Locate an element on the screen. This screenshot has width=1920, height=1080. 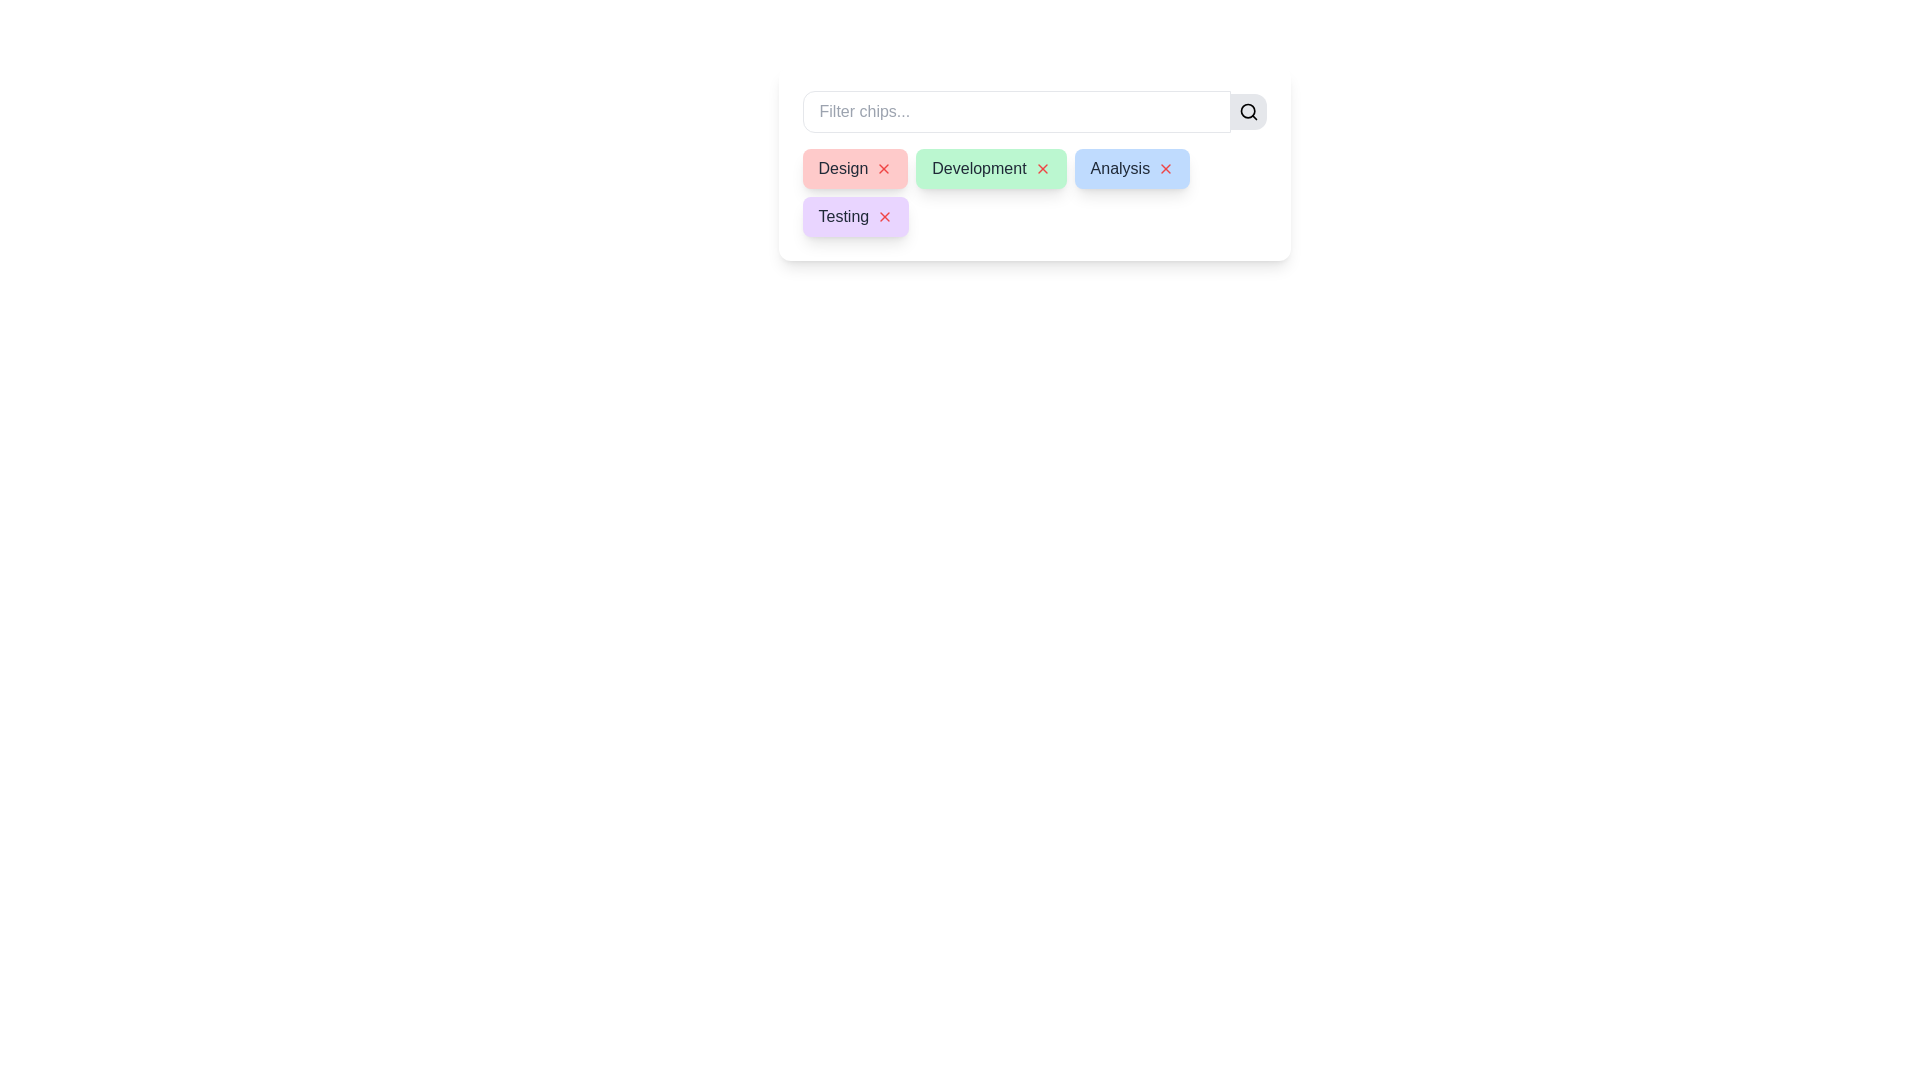
the chip labeled Analysis by clicking its close button is located at coordinates (1166, 168).